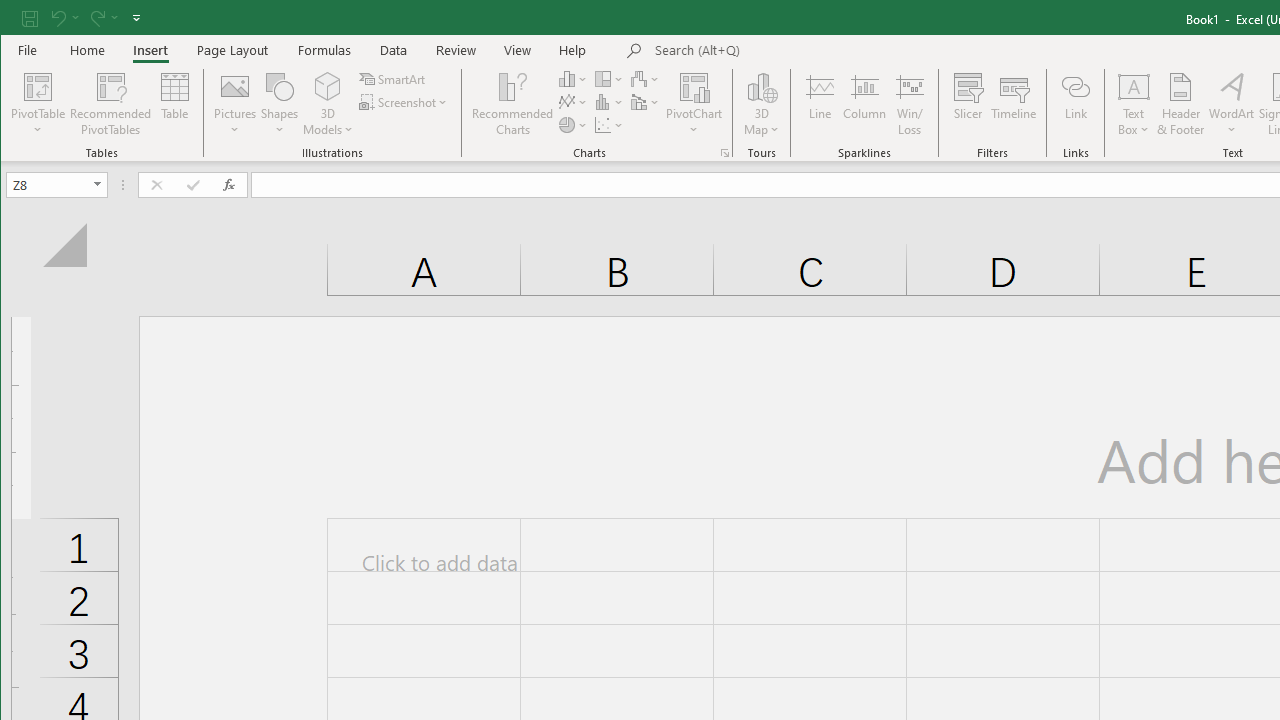  Describe the element at coordinates (328, 104) in the screenshot. I see `'3D Models'` at that location.